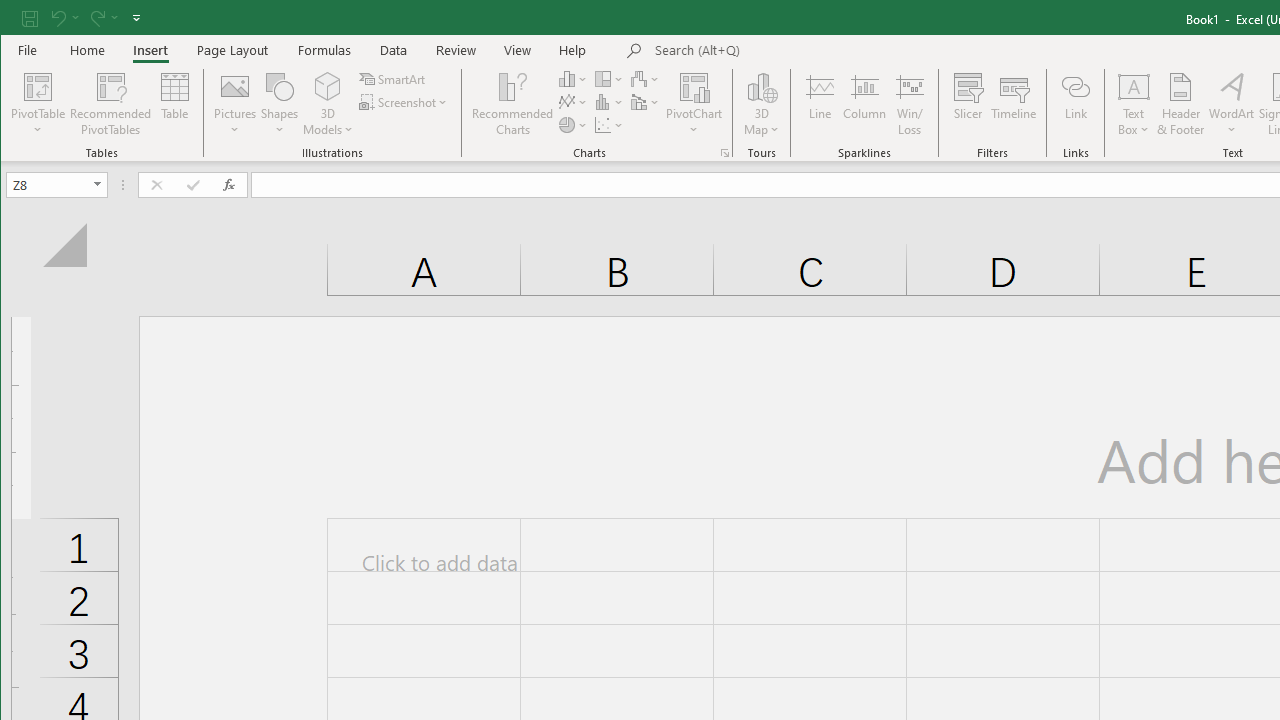  Describe the element at coordinates (328, 104) in the screenshot. I see `'3D Models'` at that location.